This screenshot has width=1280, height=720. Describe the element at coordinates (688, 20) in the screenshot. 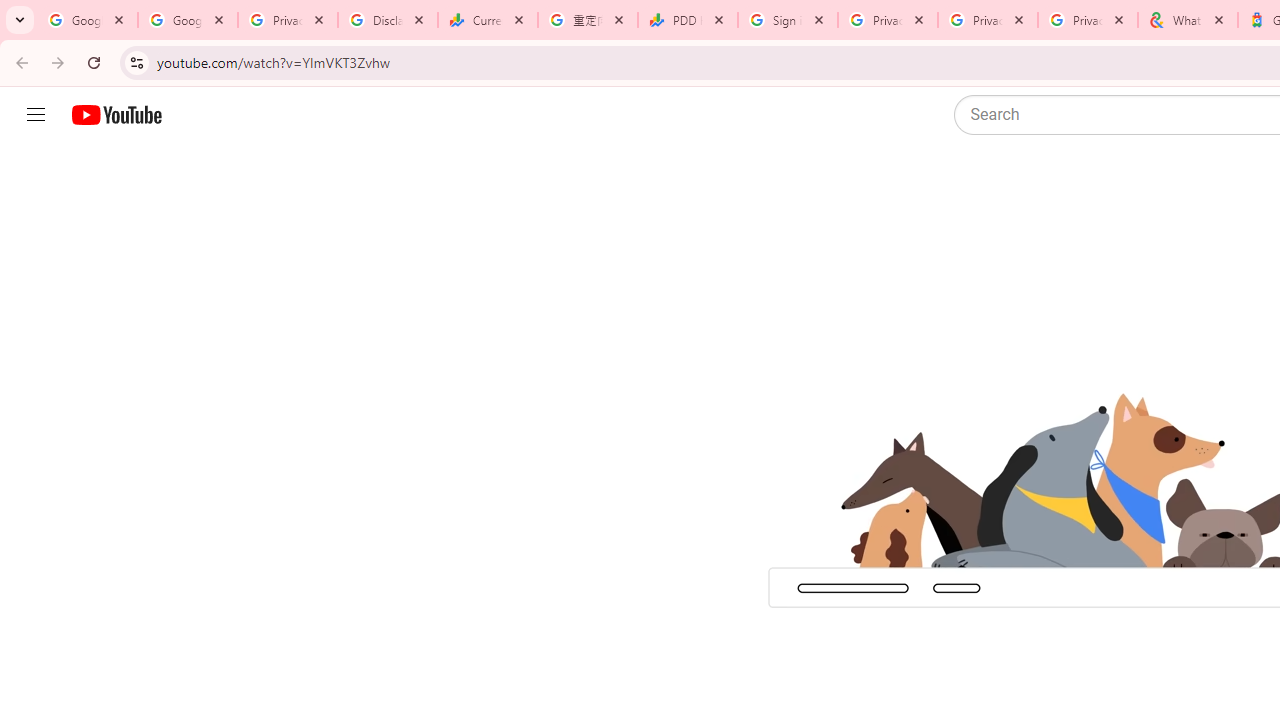

I see `'PDD Holdings Inc - ADR (PDD) Price & News - Google Finance'` at that location.